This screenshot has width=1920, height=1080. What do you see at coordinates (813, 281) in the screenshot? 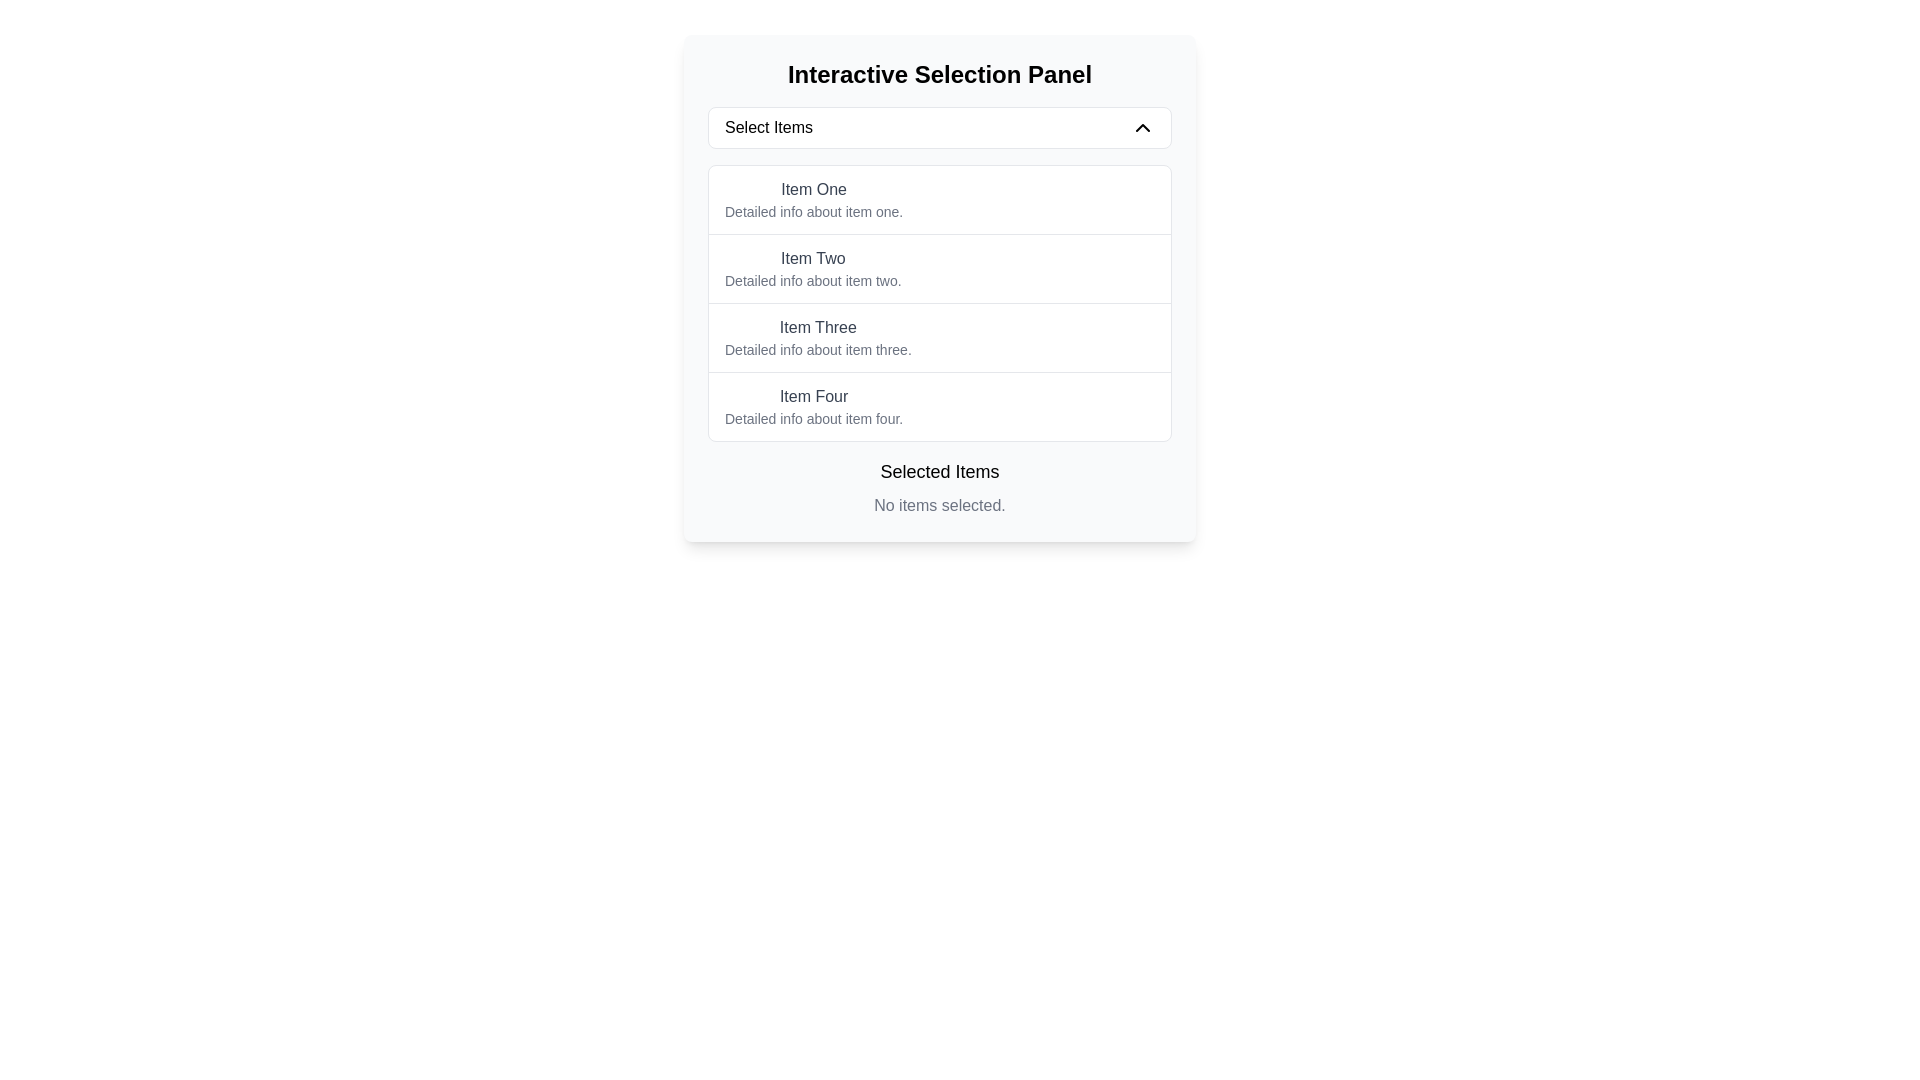
I see `descriptive text element that provides information about 'Item Two', located below the title 'Item Two' and above 'Item Three'` at bounding box center [813, 281].